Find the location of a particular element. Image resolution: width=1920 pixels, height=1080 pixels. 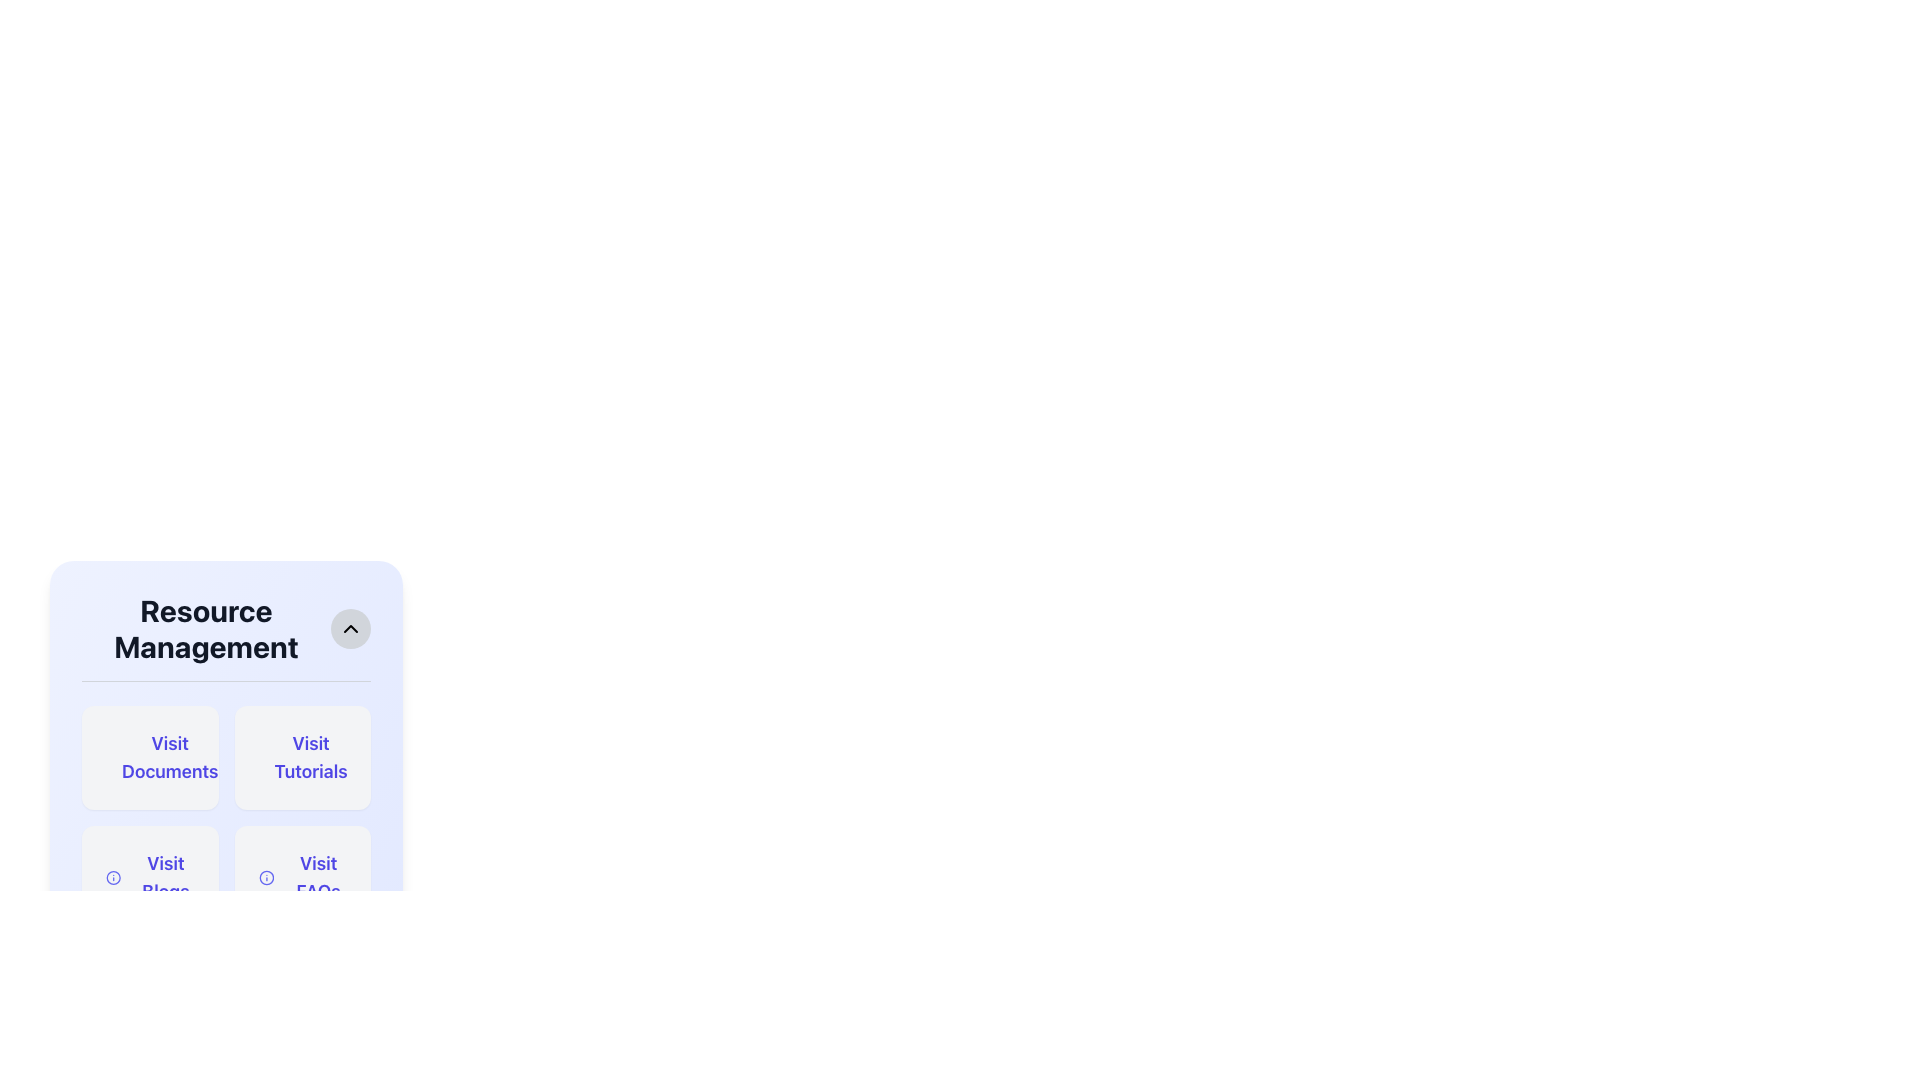

the 'Visit FAQs' button, which is a rectangular button with a light gray background and bold indigo text, located in the bottom-right of the 'Resource Management' grid is located at coordinates (301, 877).